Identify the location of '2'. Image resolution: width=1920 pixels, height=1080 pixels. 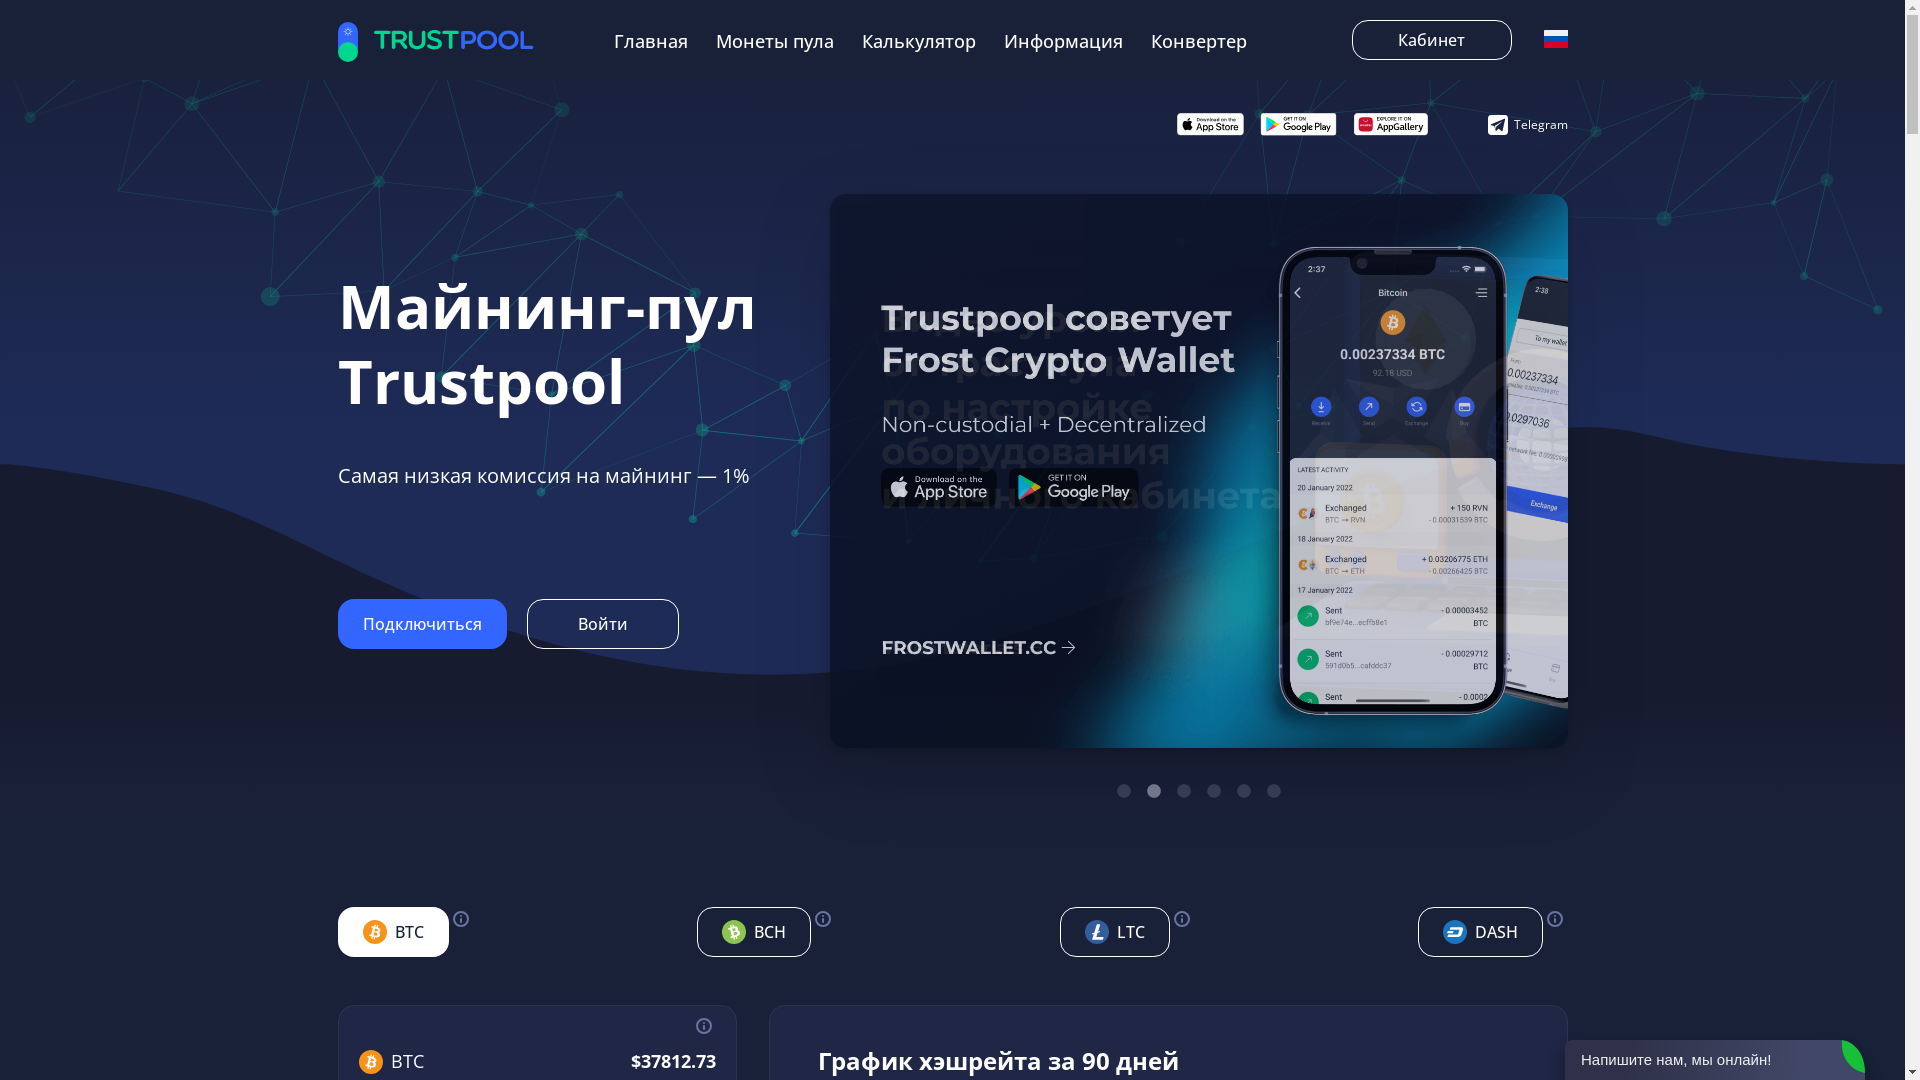
(1153, 790).